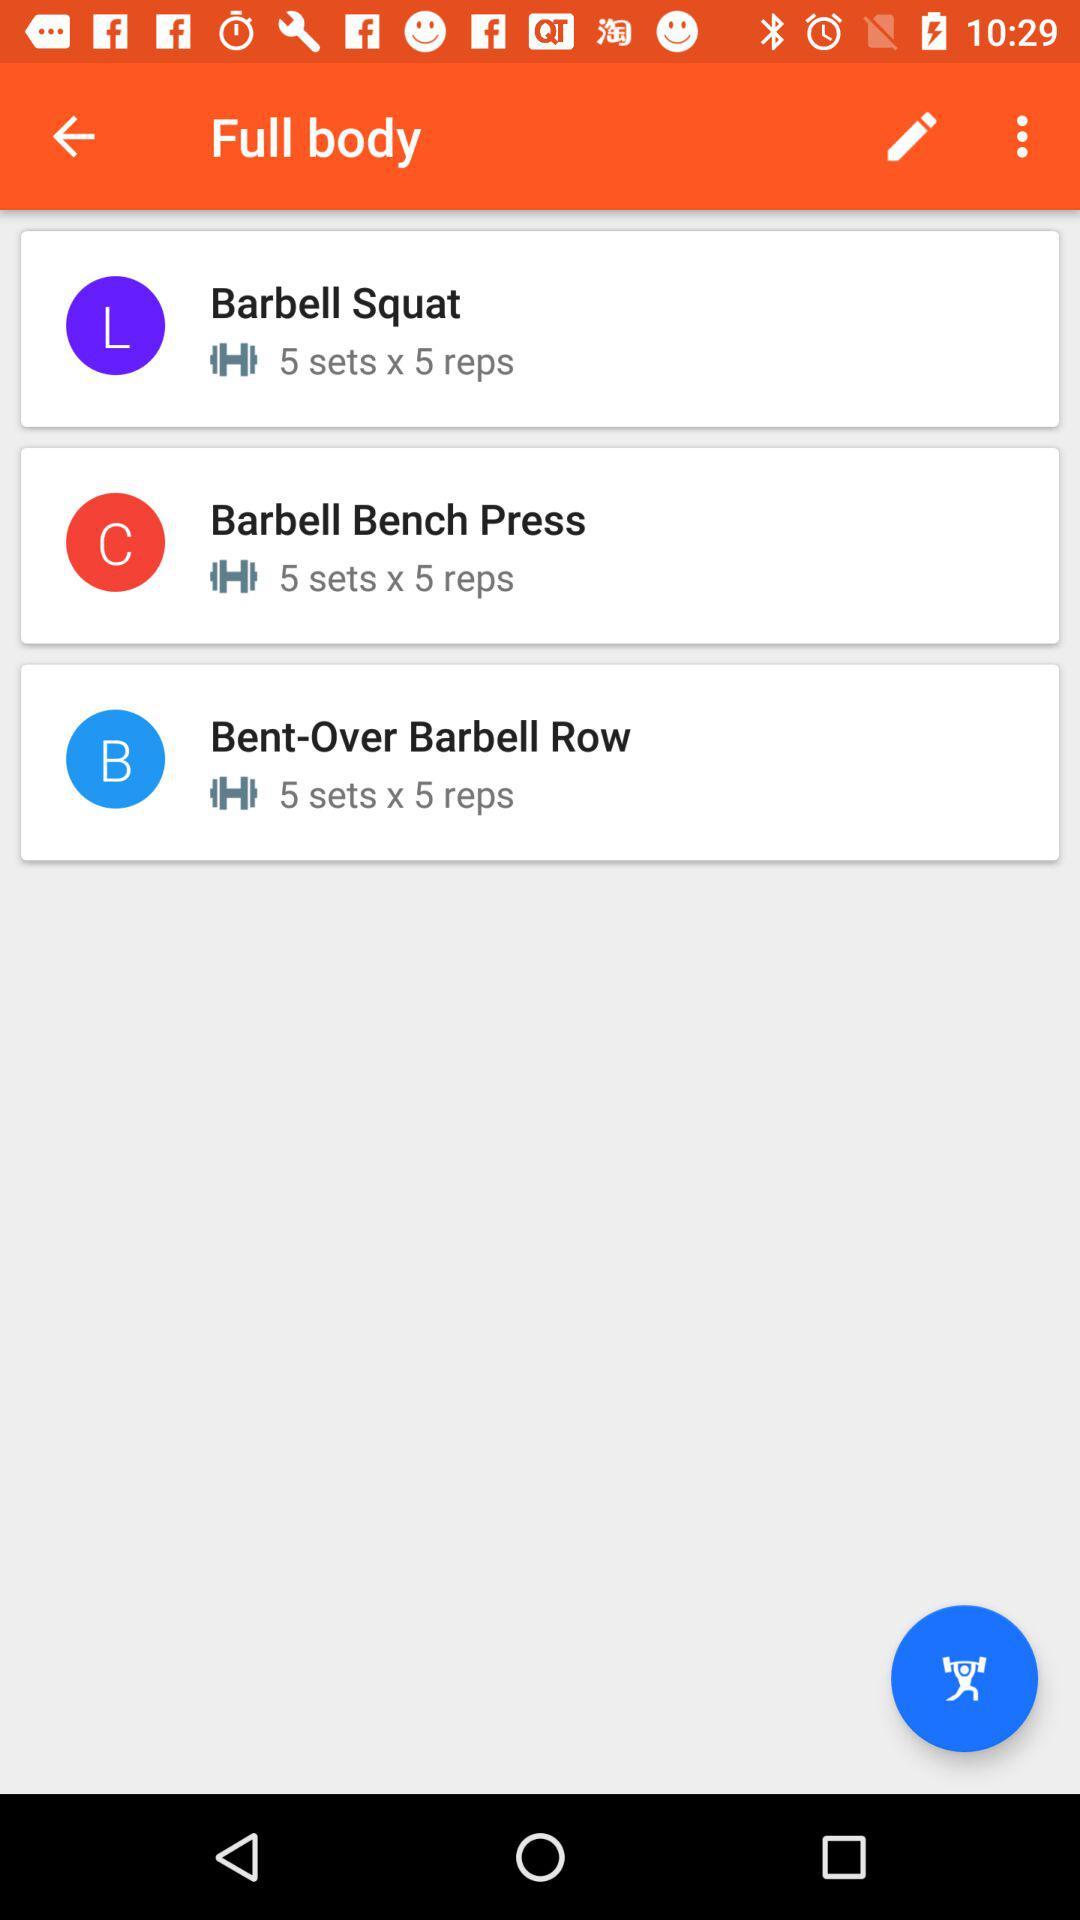  Describe the element at coordinates (963, 1678) in the screenshot. I see `the fullscreen icon` at that location.